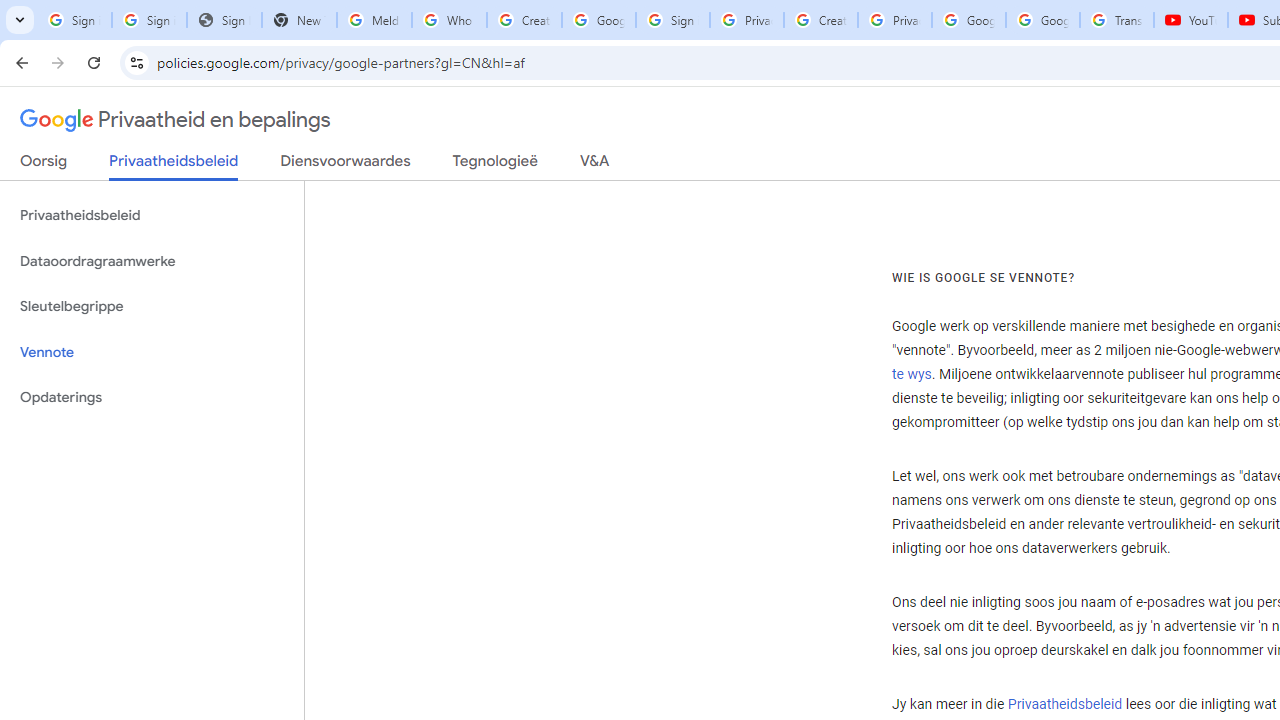 The height and width of the screenshot is (720, 1280). What do you see at coordinates (176, 120) in the screenshot?
I see `'Privaatheid en bepalings'` at bounding box center [176, 120].